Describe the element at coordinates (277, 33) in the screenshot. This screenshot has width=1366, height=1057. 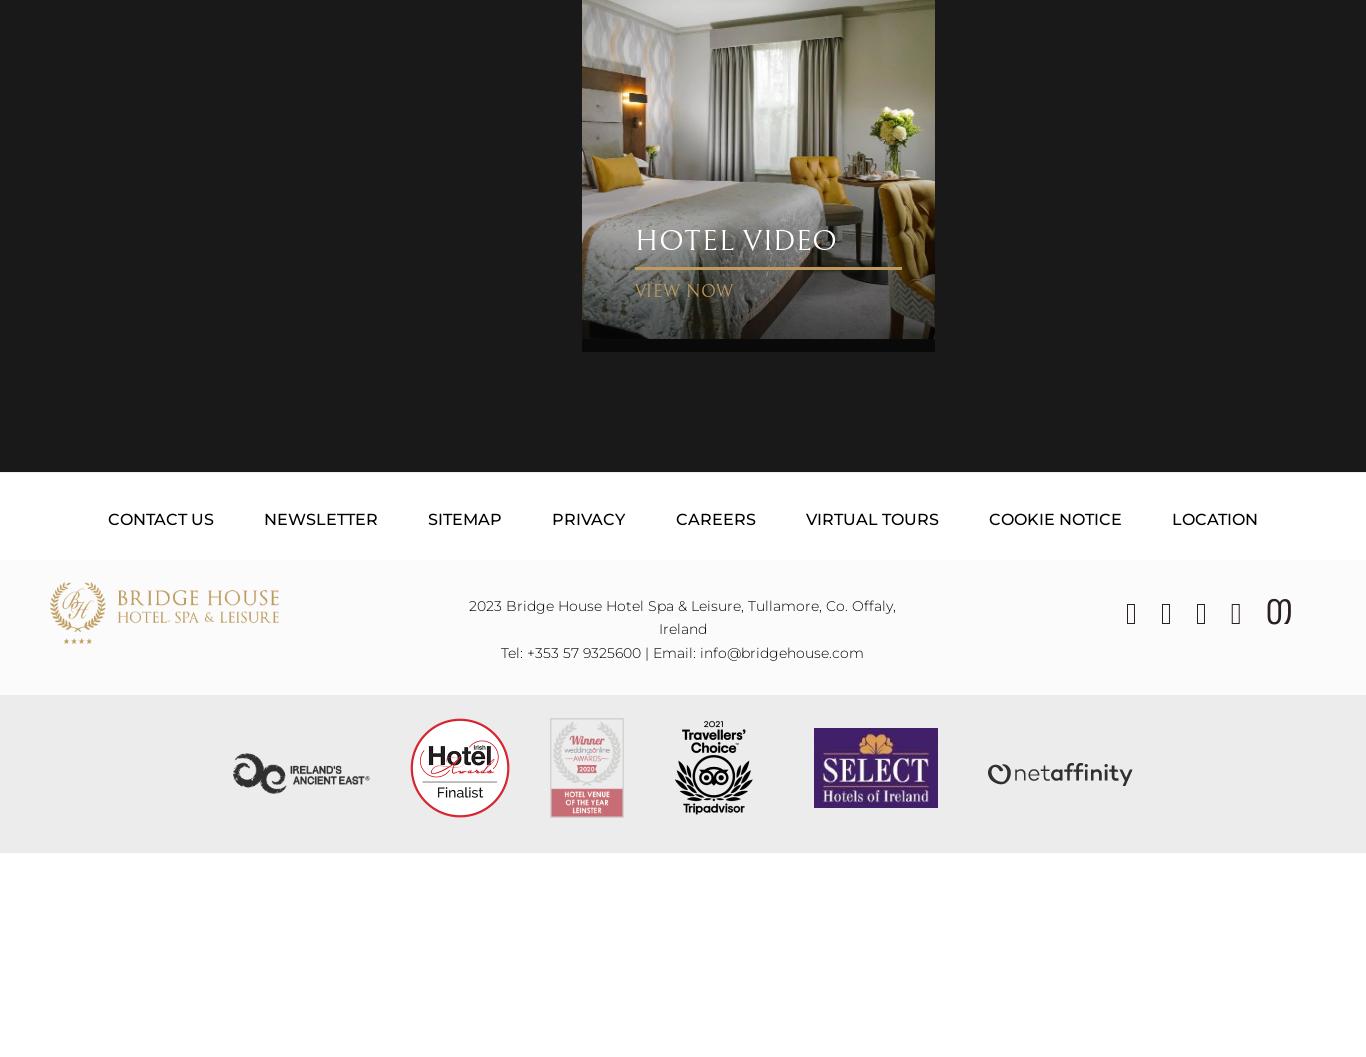
I see `'Golf Enquiries'` at that location.